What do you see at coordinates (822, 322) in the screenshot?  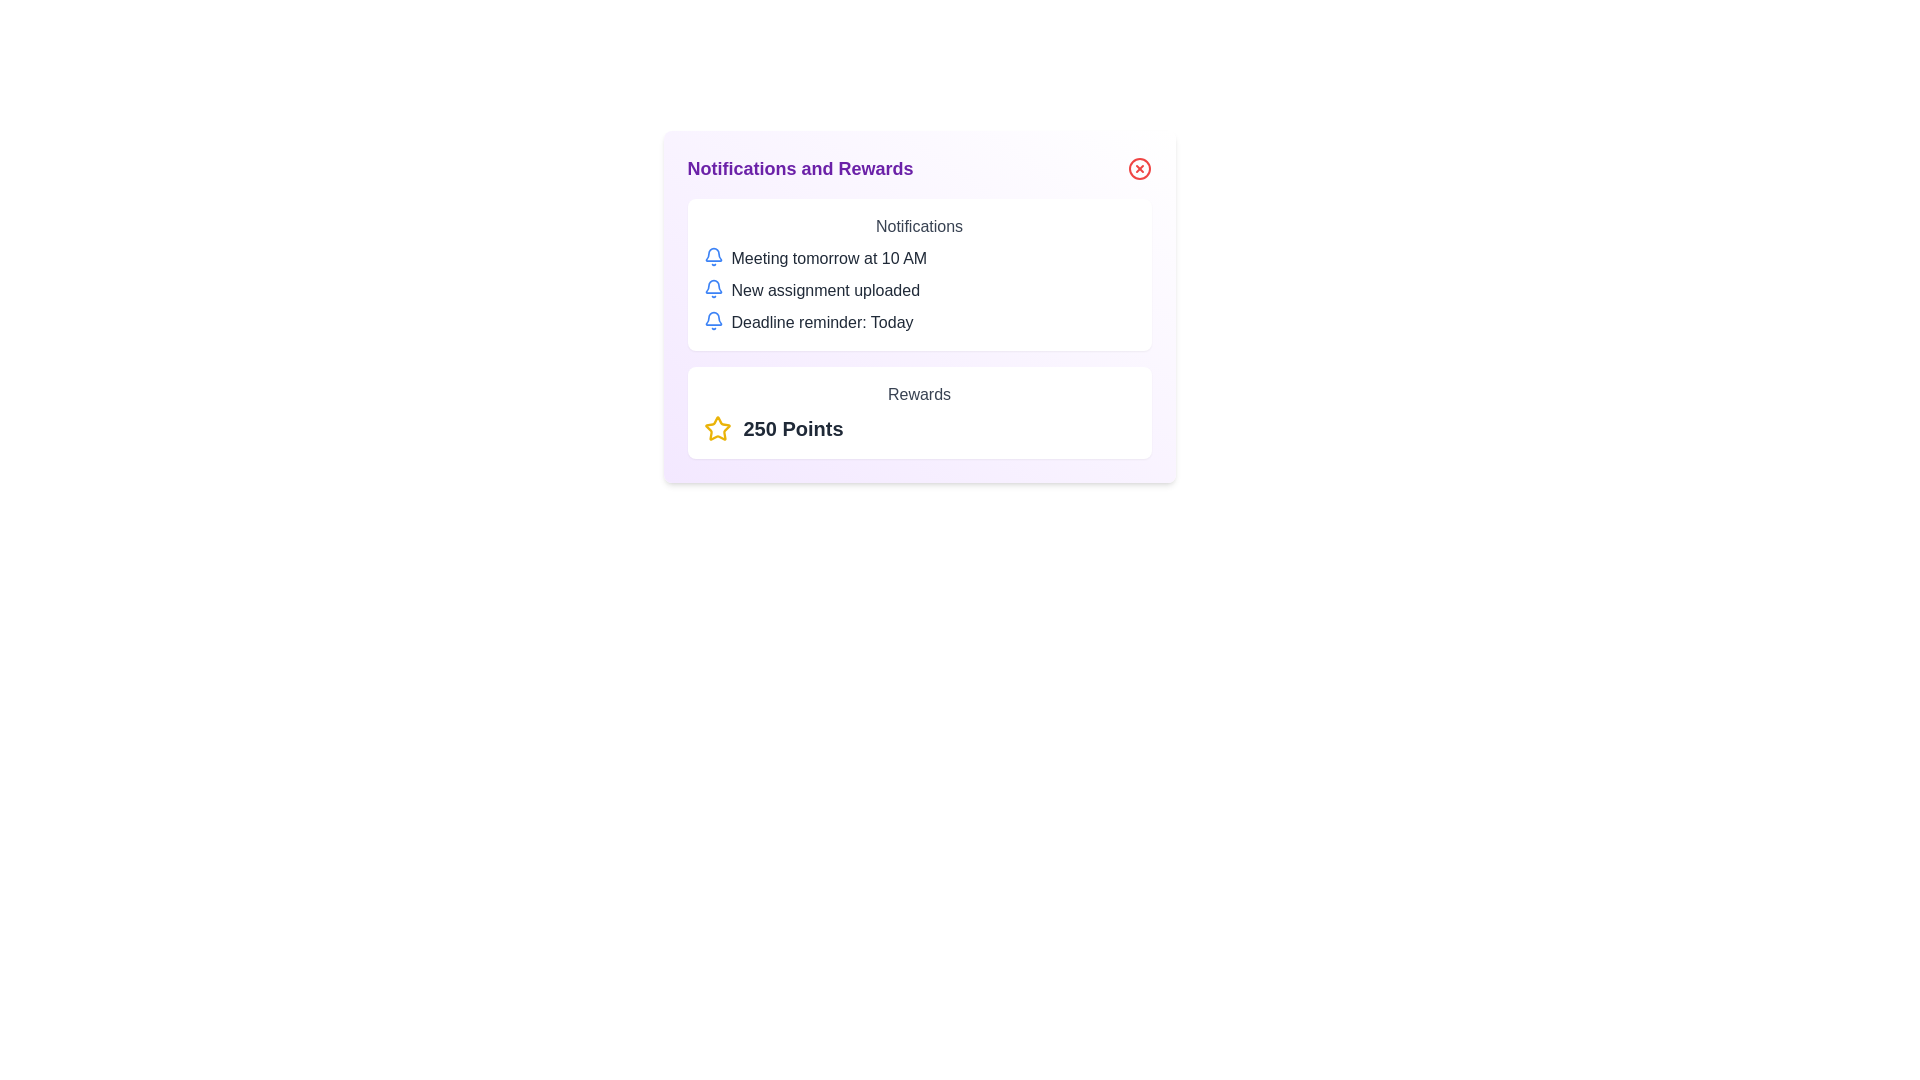 I see `text notification that says 'Deadline reminder: Today', which is the third notification in the list within the 'Notifications' section of the 'Notifications and Rewards' card` at bounding box center [822, 322].